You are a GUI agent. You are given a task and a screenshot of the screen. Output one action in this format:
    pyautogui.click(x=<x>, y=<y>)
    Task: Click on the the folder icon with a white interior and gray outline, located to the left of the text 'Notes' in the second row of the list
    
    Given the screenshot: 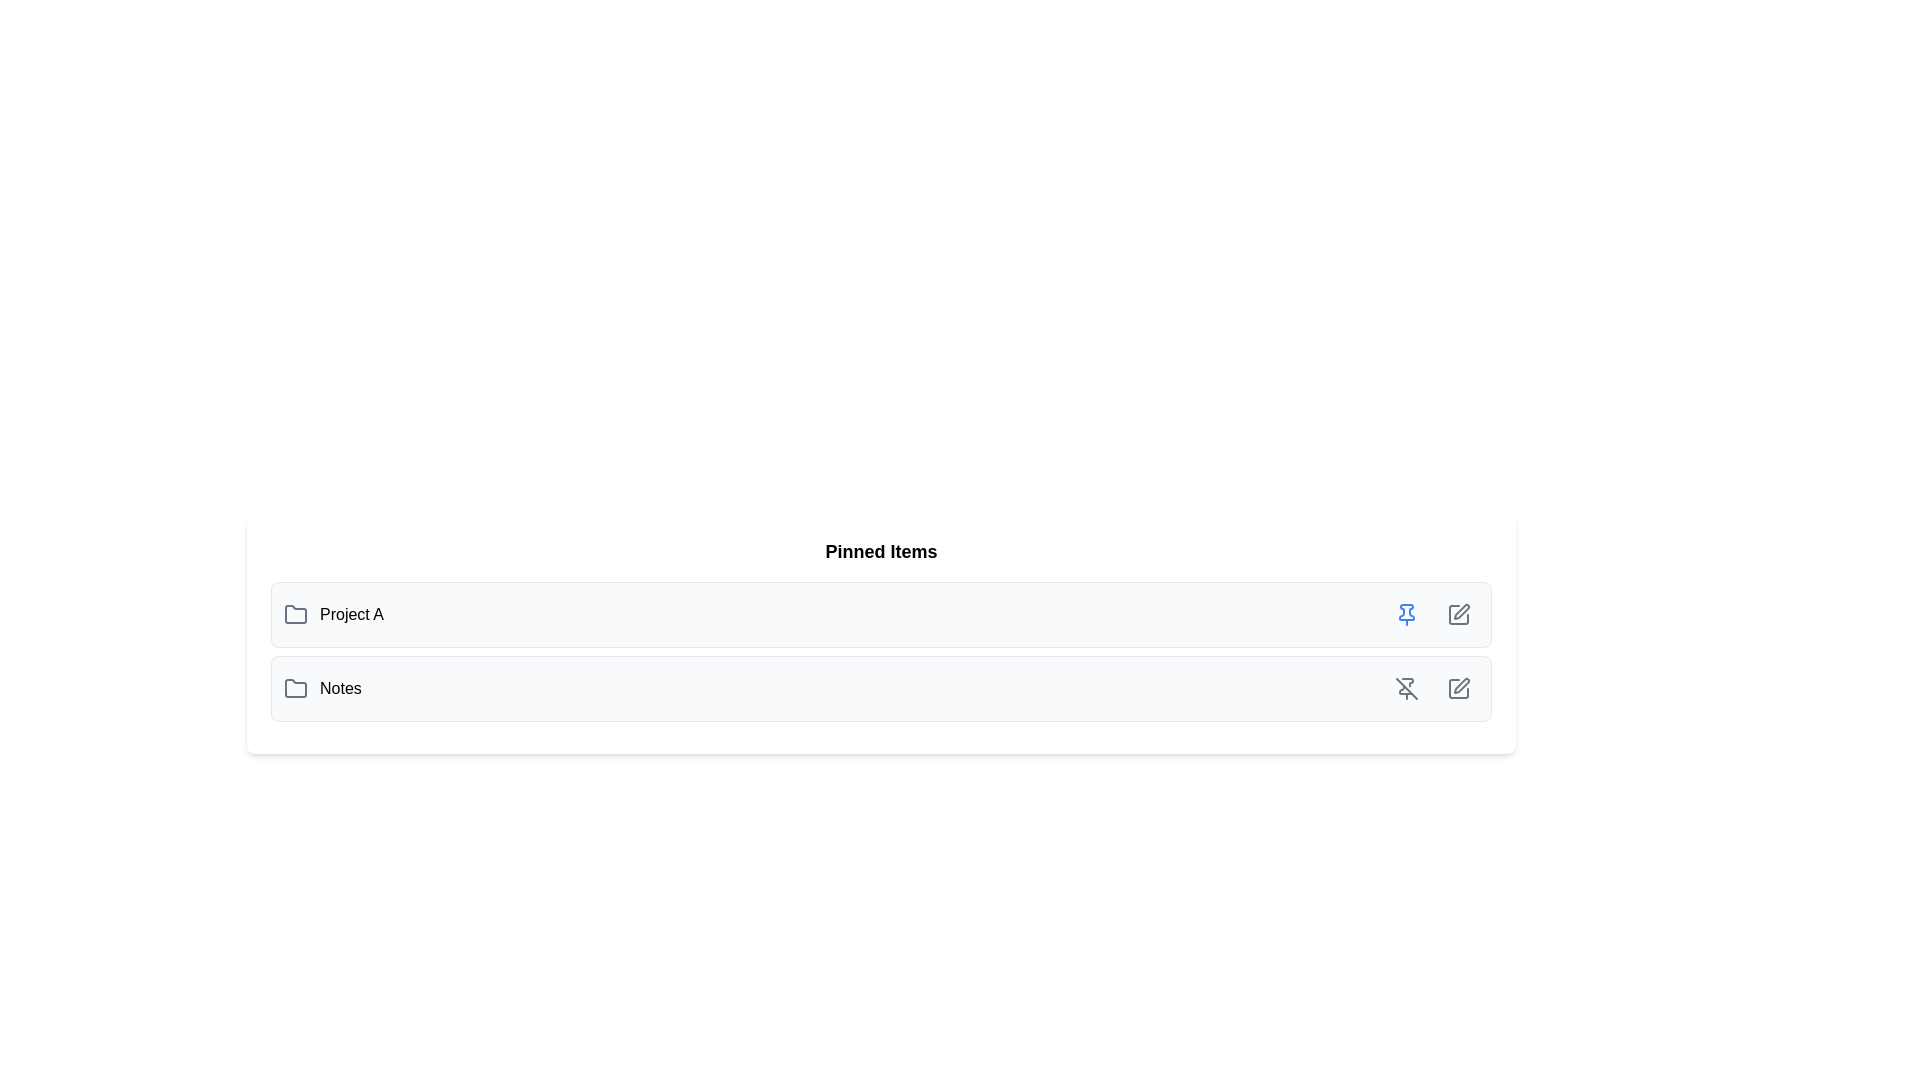 What is the action you would take?
    pyautogui.click(x=295, y=686)
    